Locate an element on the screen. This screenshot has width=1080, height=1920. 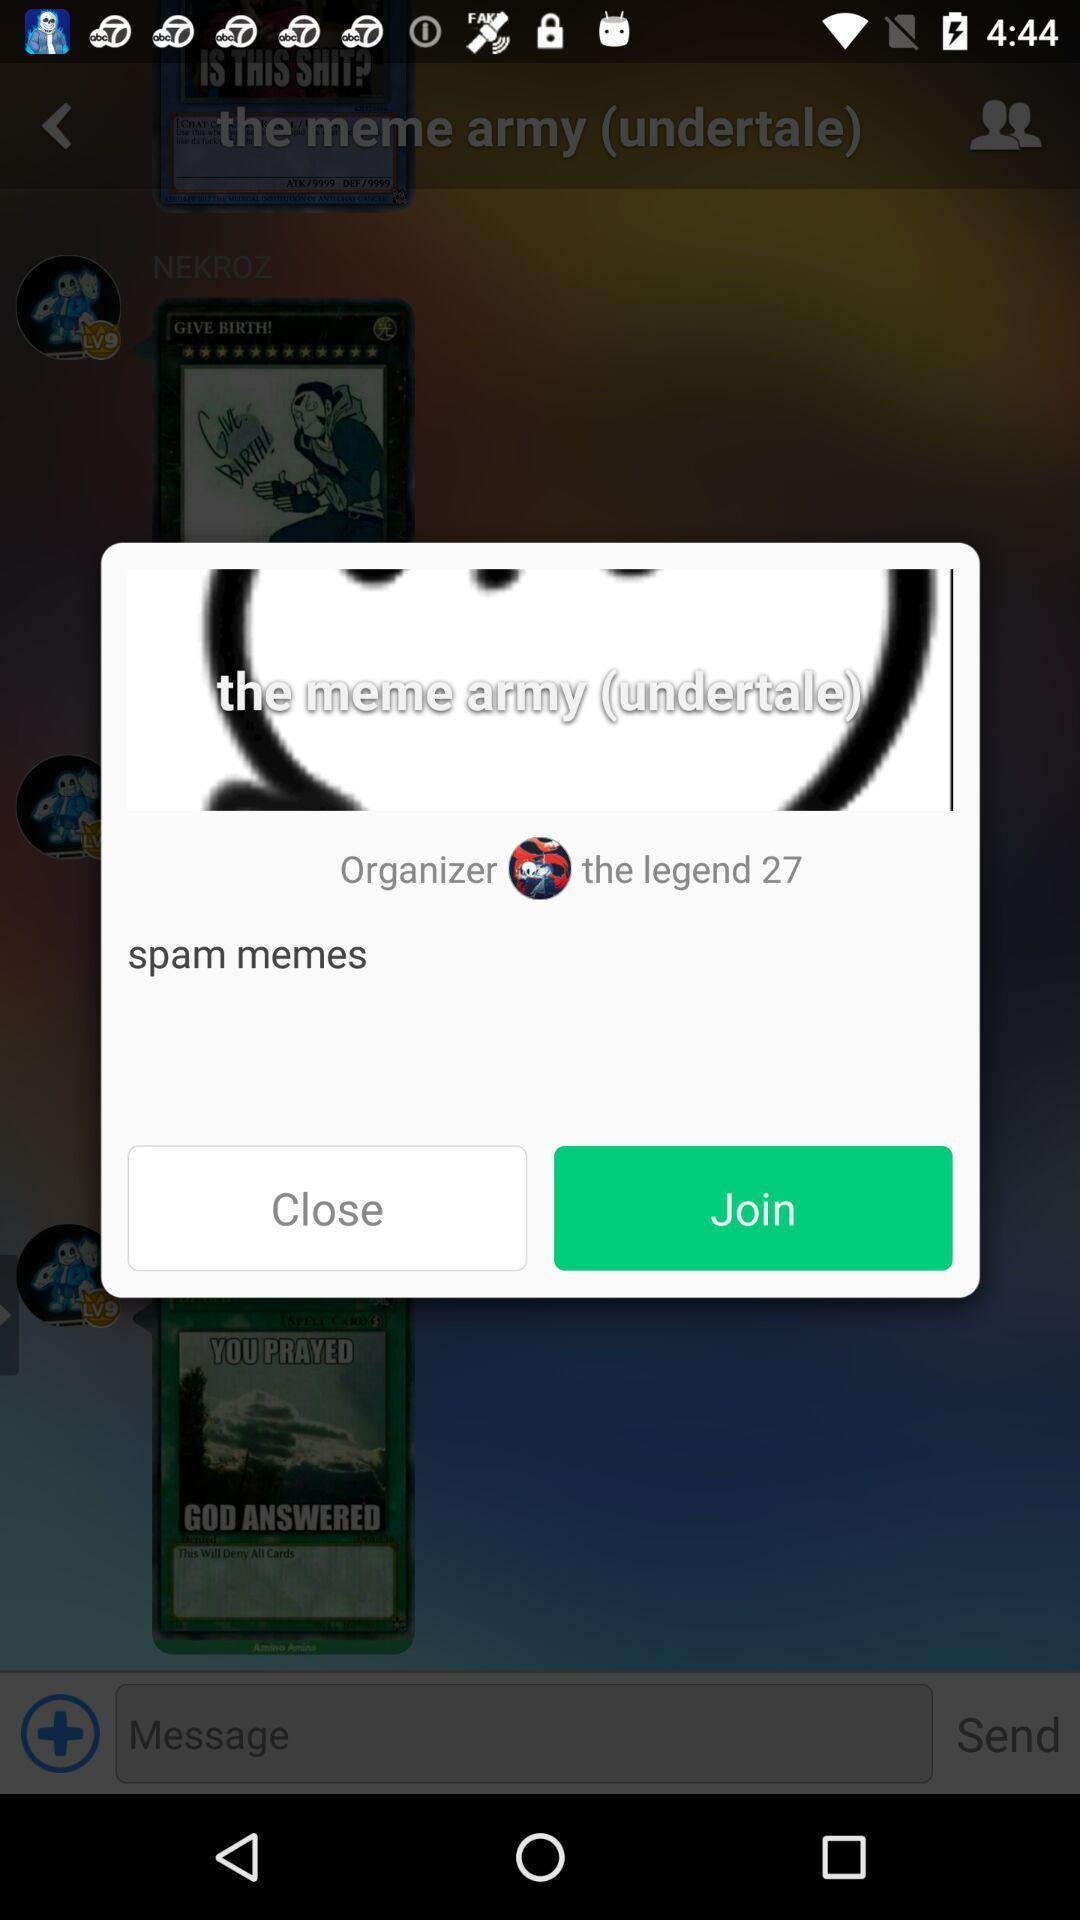
the item below spam memes is located at coordinates (753, 1207).